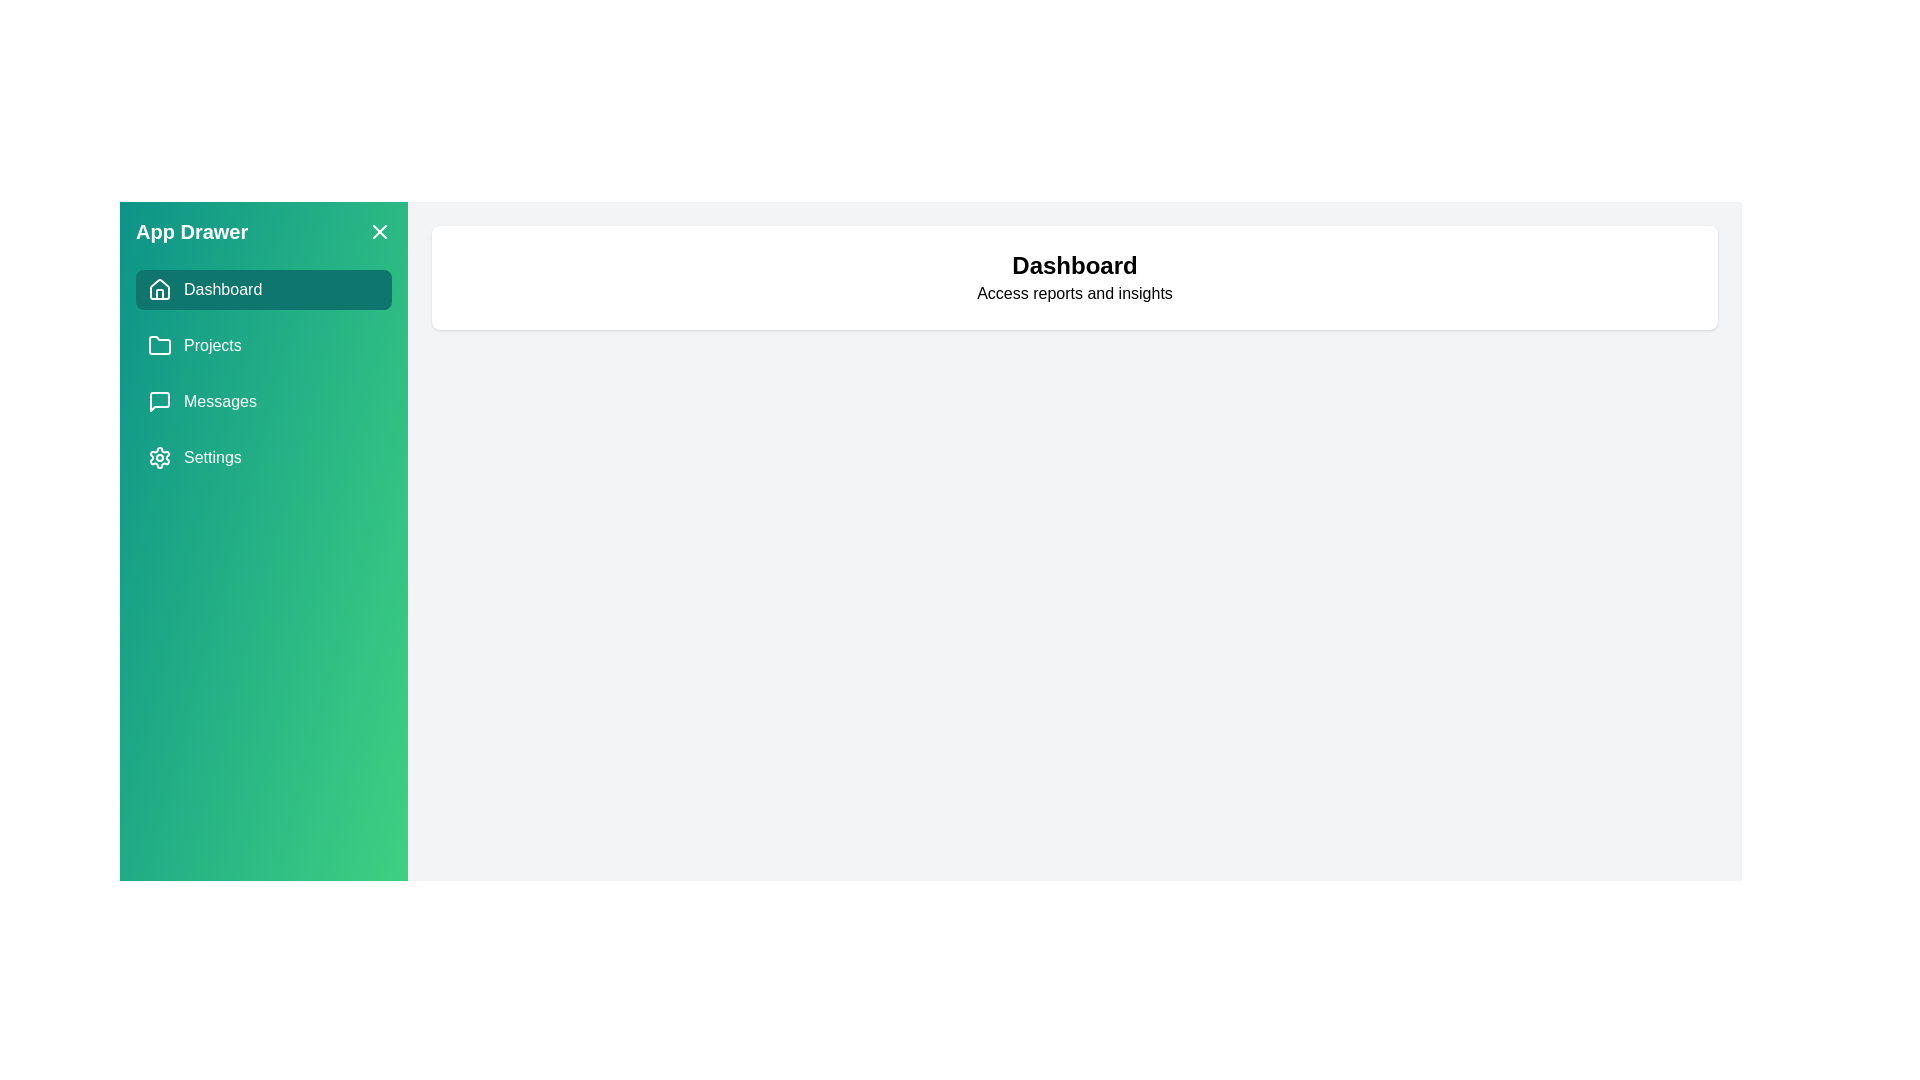  I want to click on the menu item Messages from the drawer, so click(263, 401).